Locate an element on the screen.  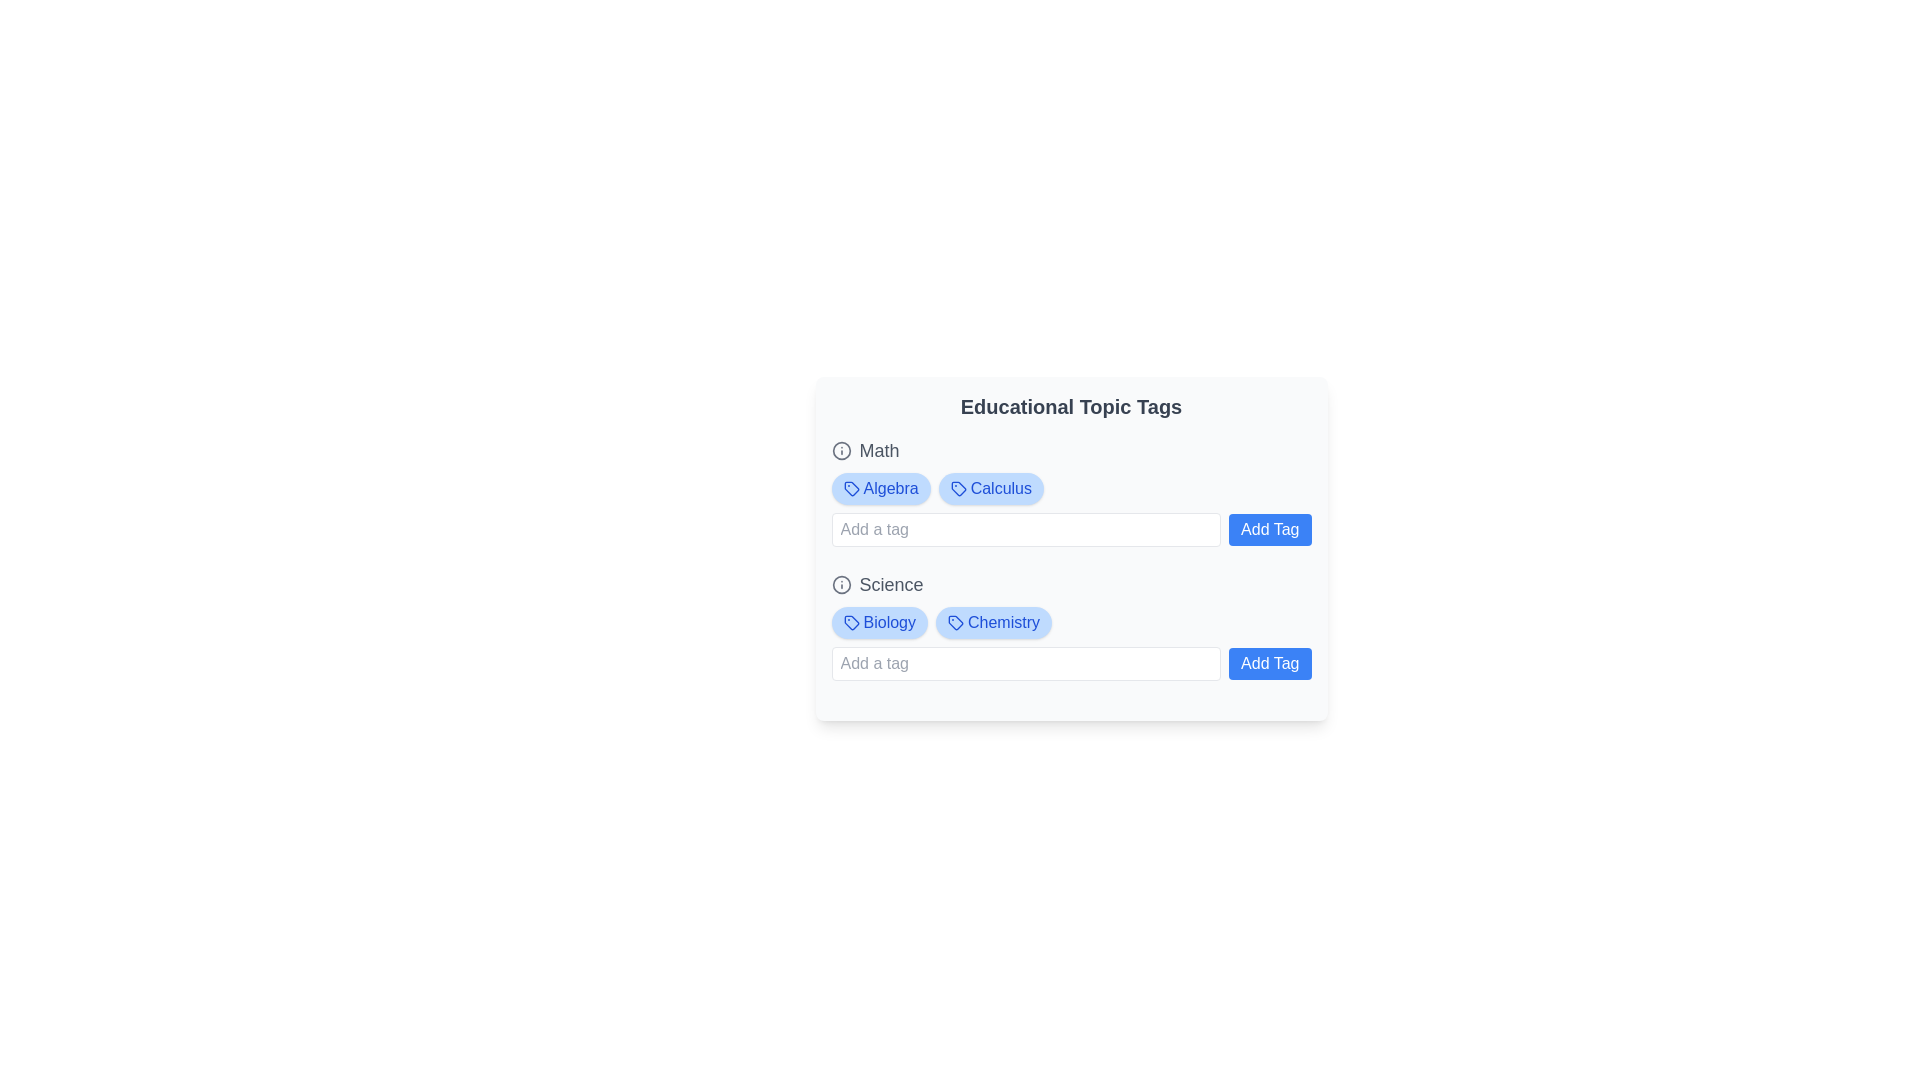
the first tag icon in the 'Science' category that visually represents 'Biology' is located at coordinates (851, 622).